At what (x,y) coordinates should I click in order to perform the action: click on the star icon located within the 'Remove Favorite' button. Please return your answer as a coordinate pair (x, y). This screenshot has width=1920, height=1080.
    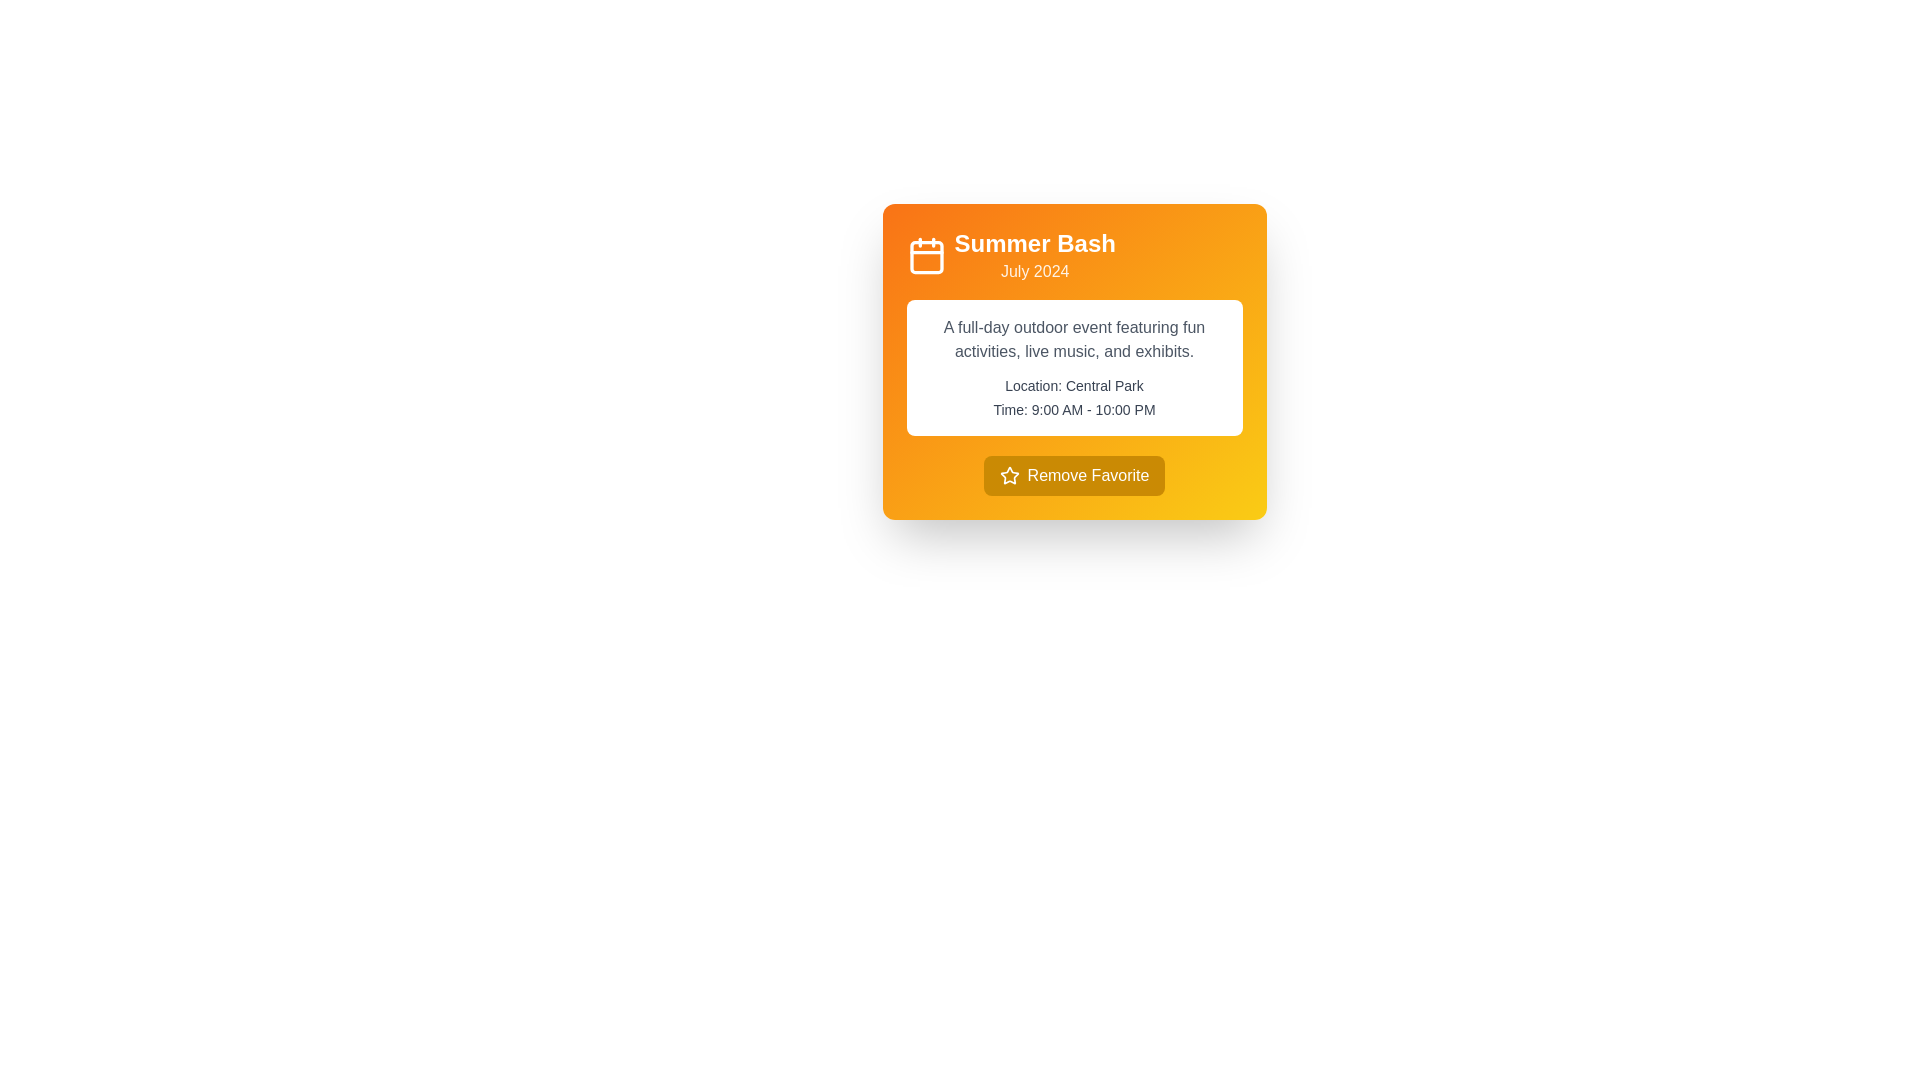
    Looking at the image, I should click on (1009, 475).